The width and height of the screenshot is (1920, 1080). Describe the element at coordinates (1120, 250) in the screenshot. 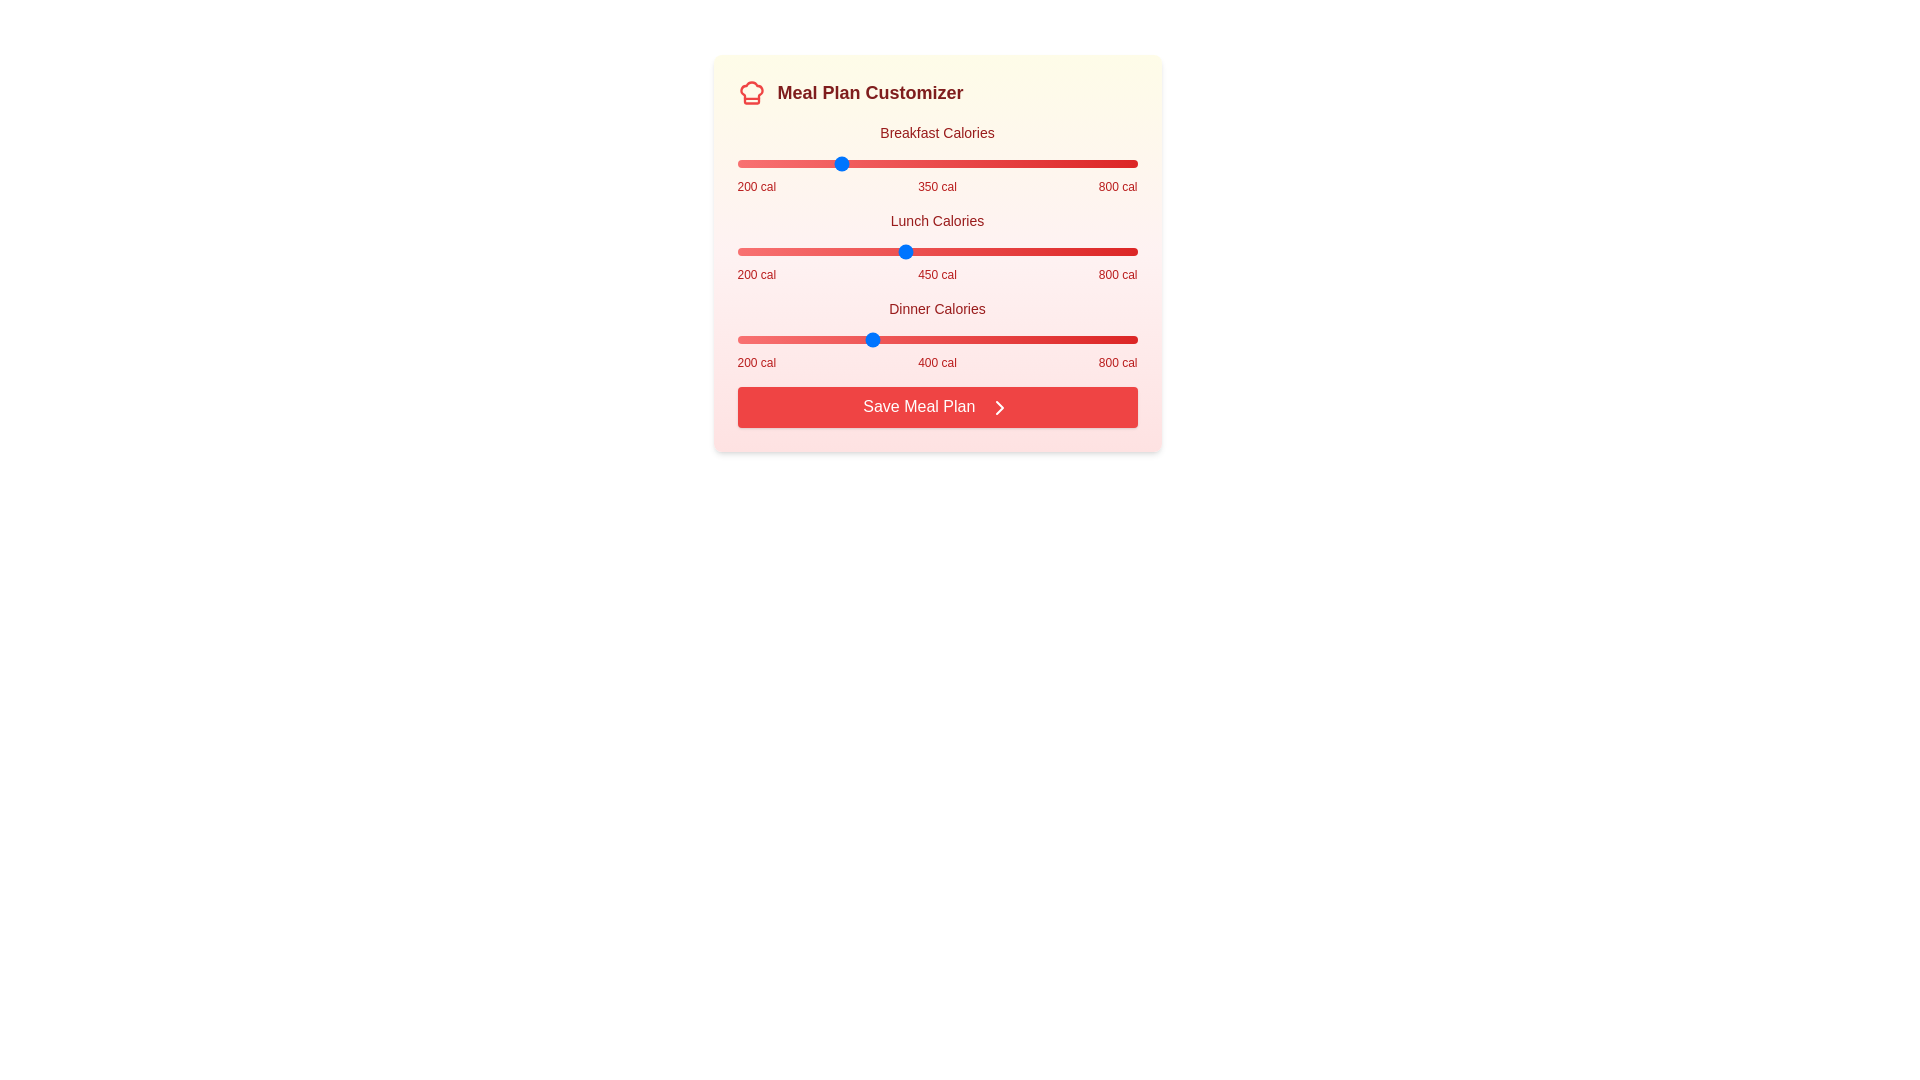

I see `the lunch calorie slider to 774 calories` at that location.